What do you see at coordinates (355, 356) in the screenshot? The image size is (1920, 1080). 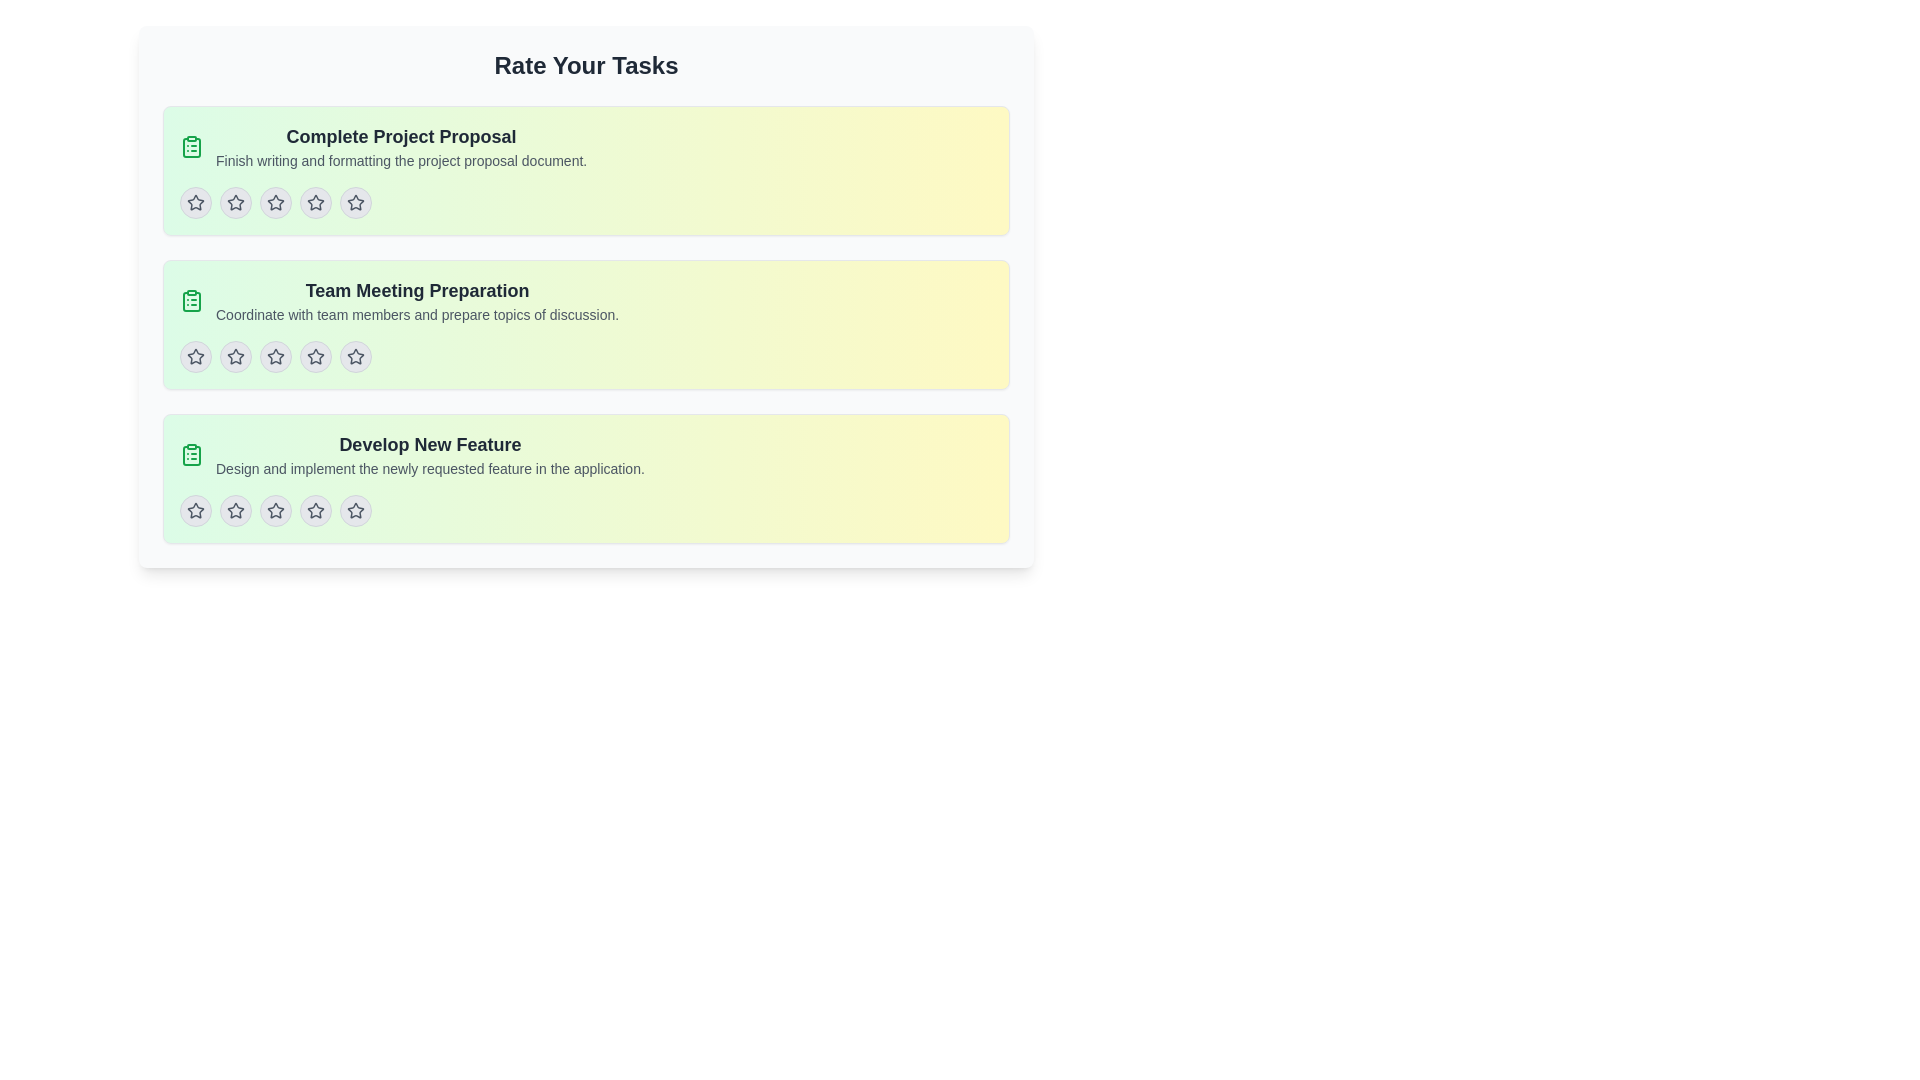 I see `the fifth star in the rating widget for the task 'Team Meeting Preparation' to observe hover effects` at bounding box center [355, 356].